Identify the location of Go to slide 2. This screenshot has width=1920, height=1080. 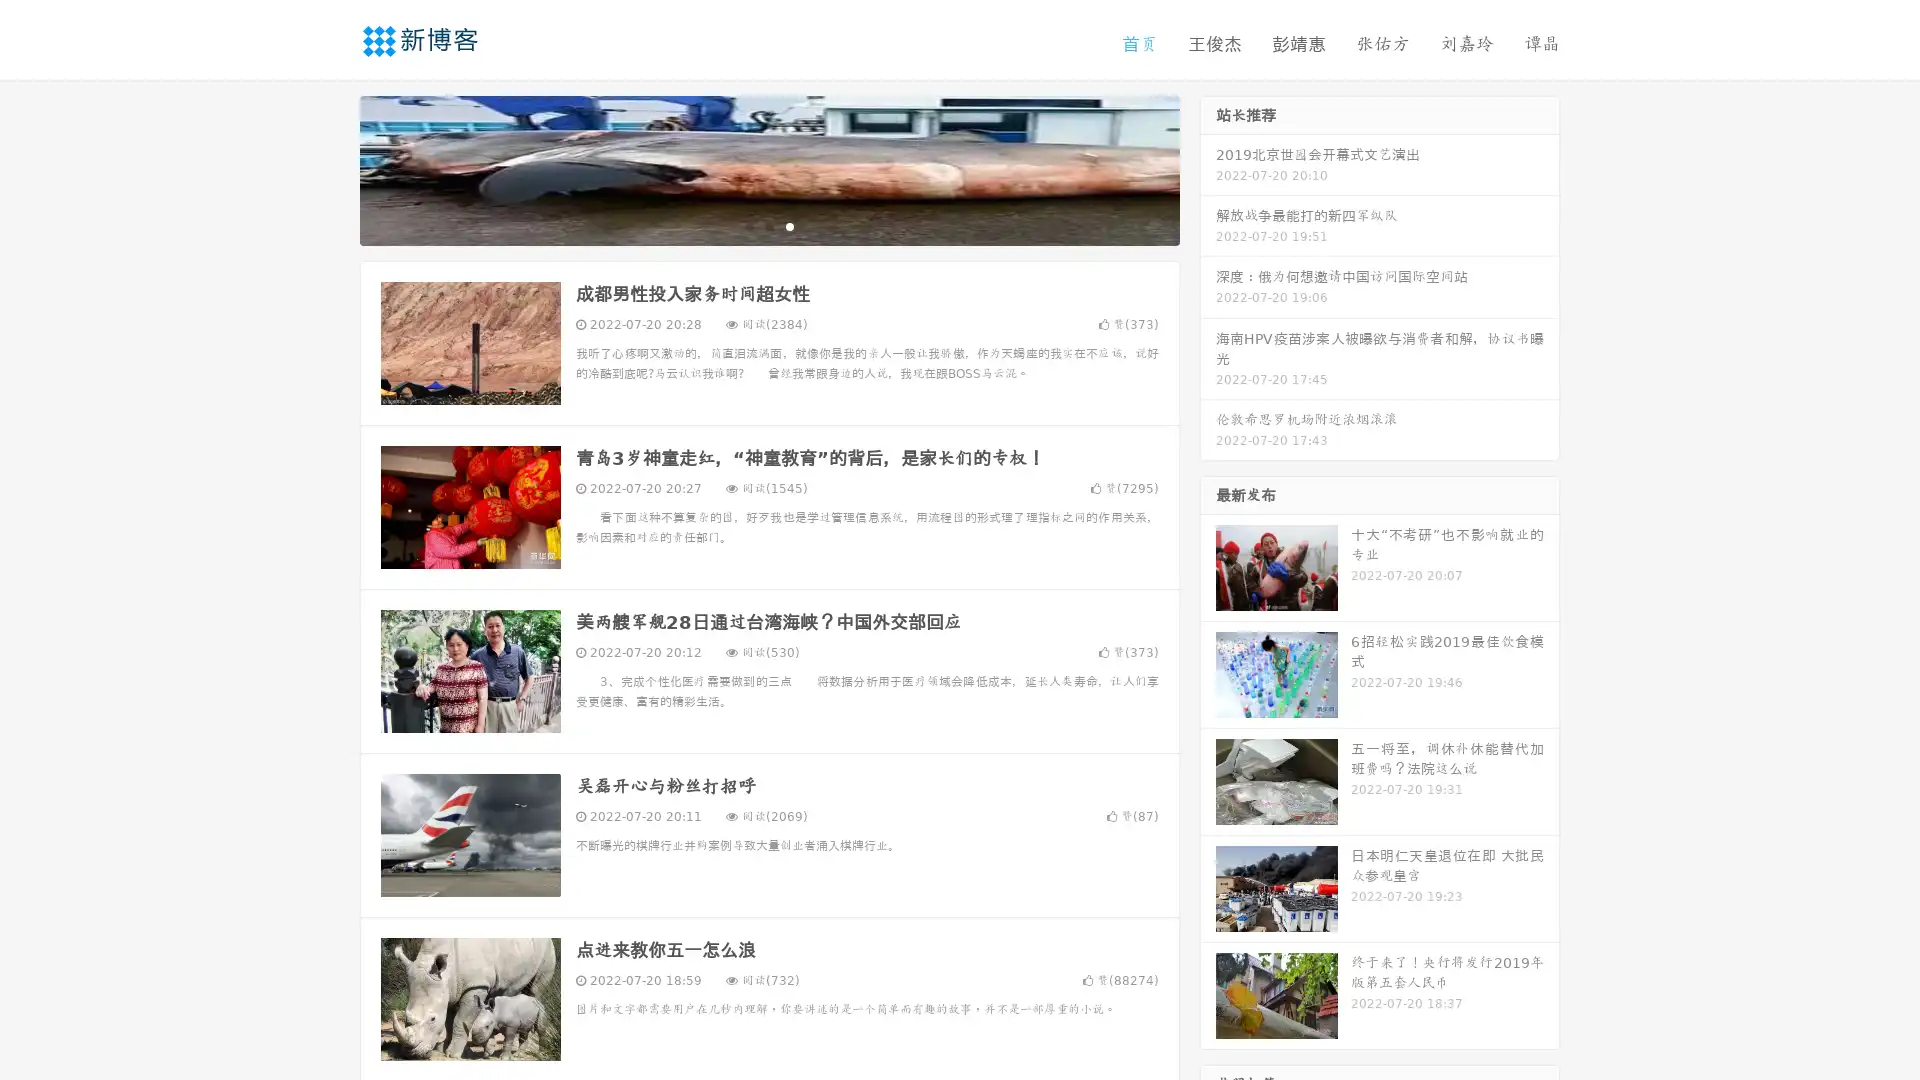
(768, 225).